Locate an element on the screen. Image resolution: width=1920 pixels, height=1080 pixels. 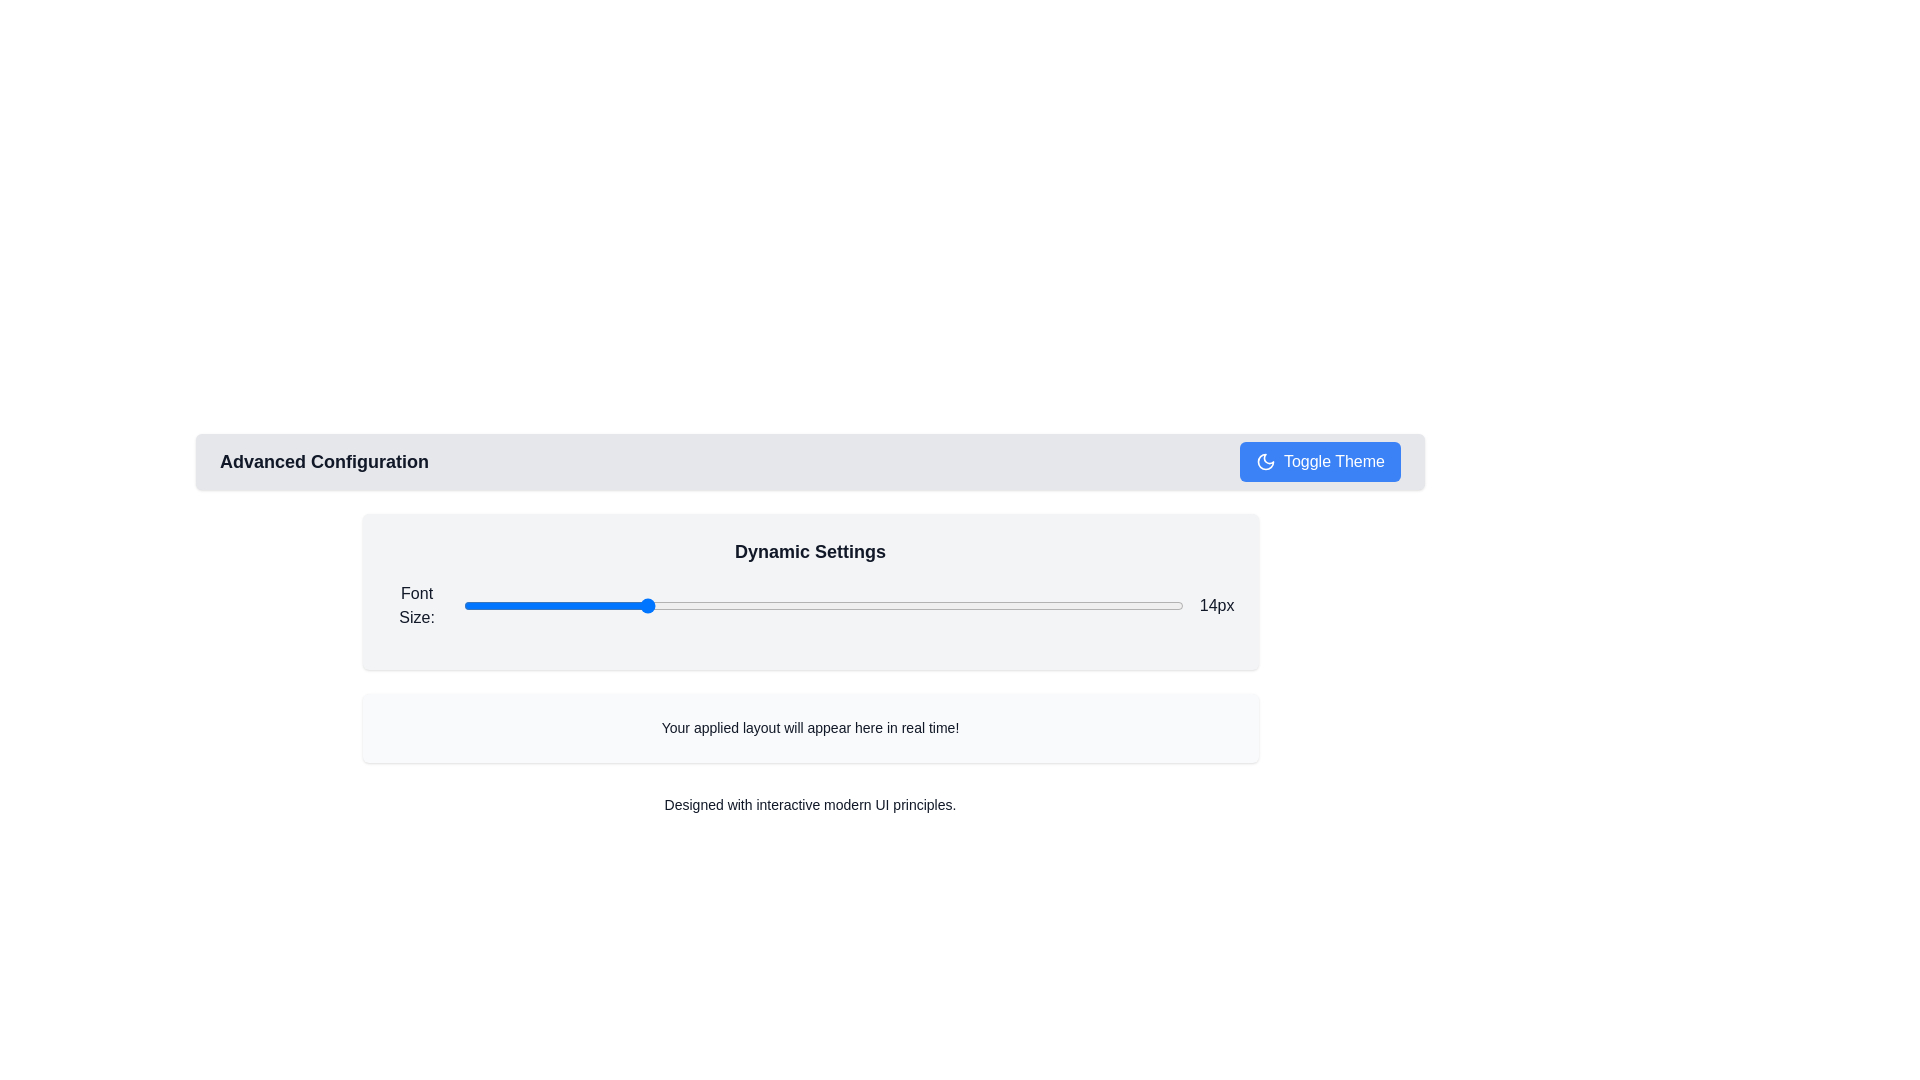
descriptive text element positioned at the bottom of the layout, which communicates that the interface has been designed using modern UI principles is located at coordinates (810, 804).